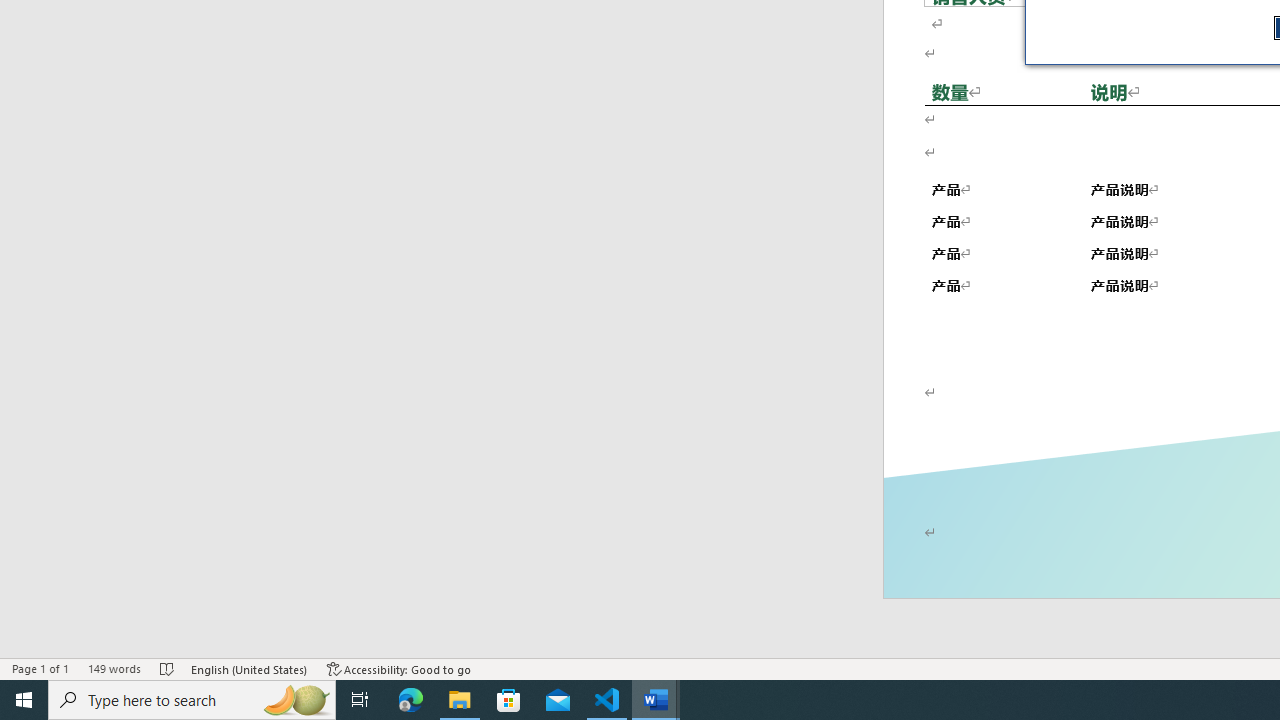 This screenshot has height=720, width=1280. Describe the element at coordinates (40, 669) in the screenshot. I see `'Page Number Page 1 of 1'` at that location.